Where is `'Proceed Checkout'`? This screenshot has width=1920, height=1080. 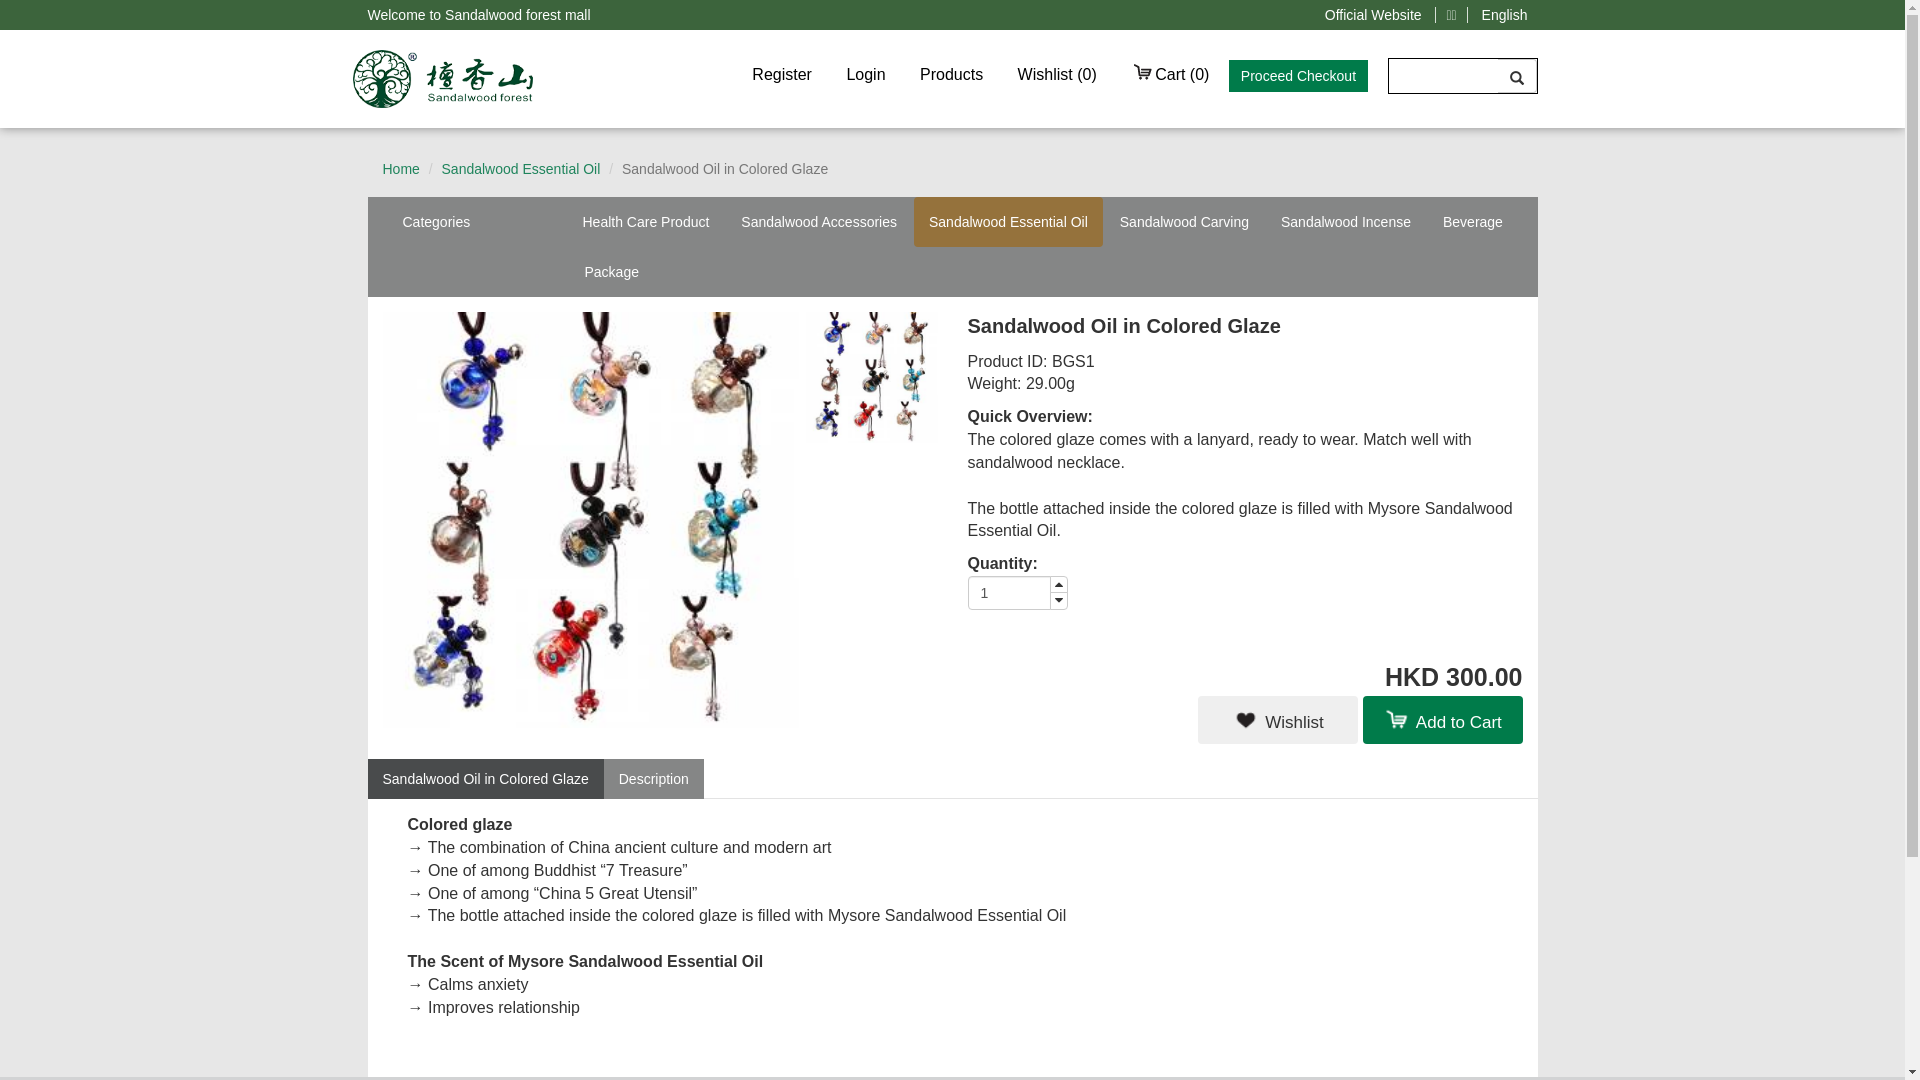 'Proceed Checkout' is located at coordinates (1298, 75).